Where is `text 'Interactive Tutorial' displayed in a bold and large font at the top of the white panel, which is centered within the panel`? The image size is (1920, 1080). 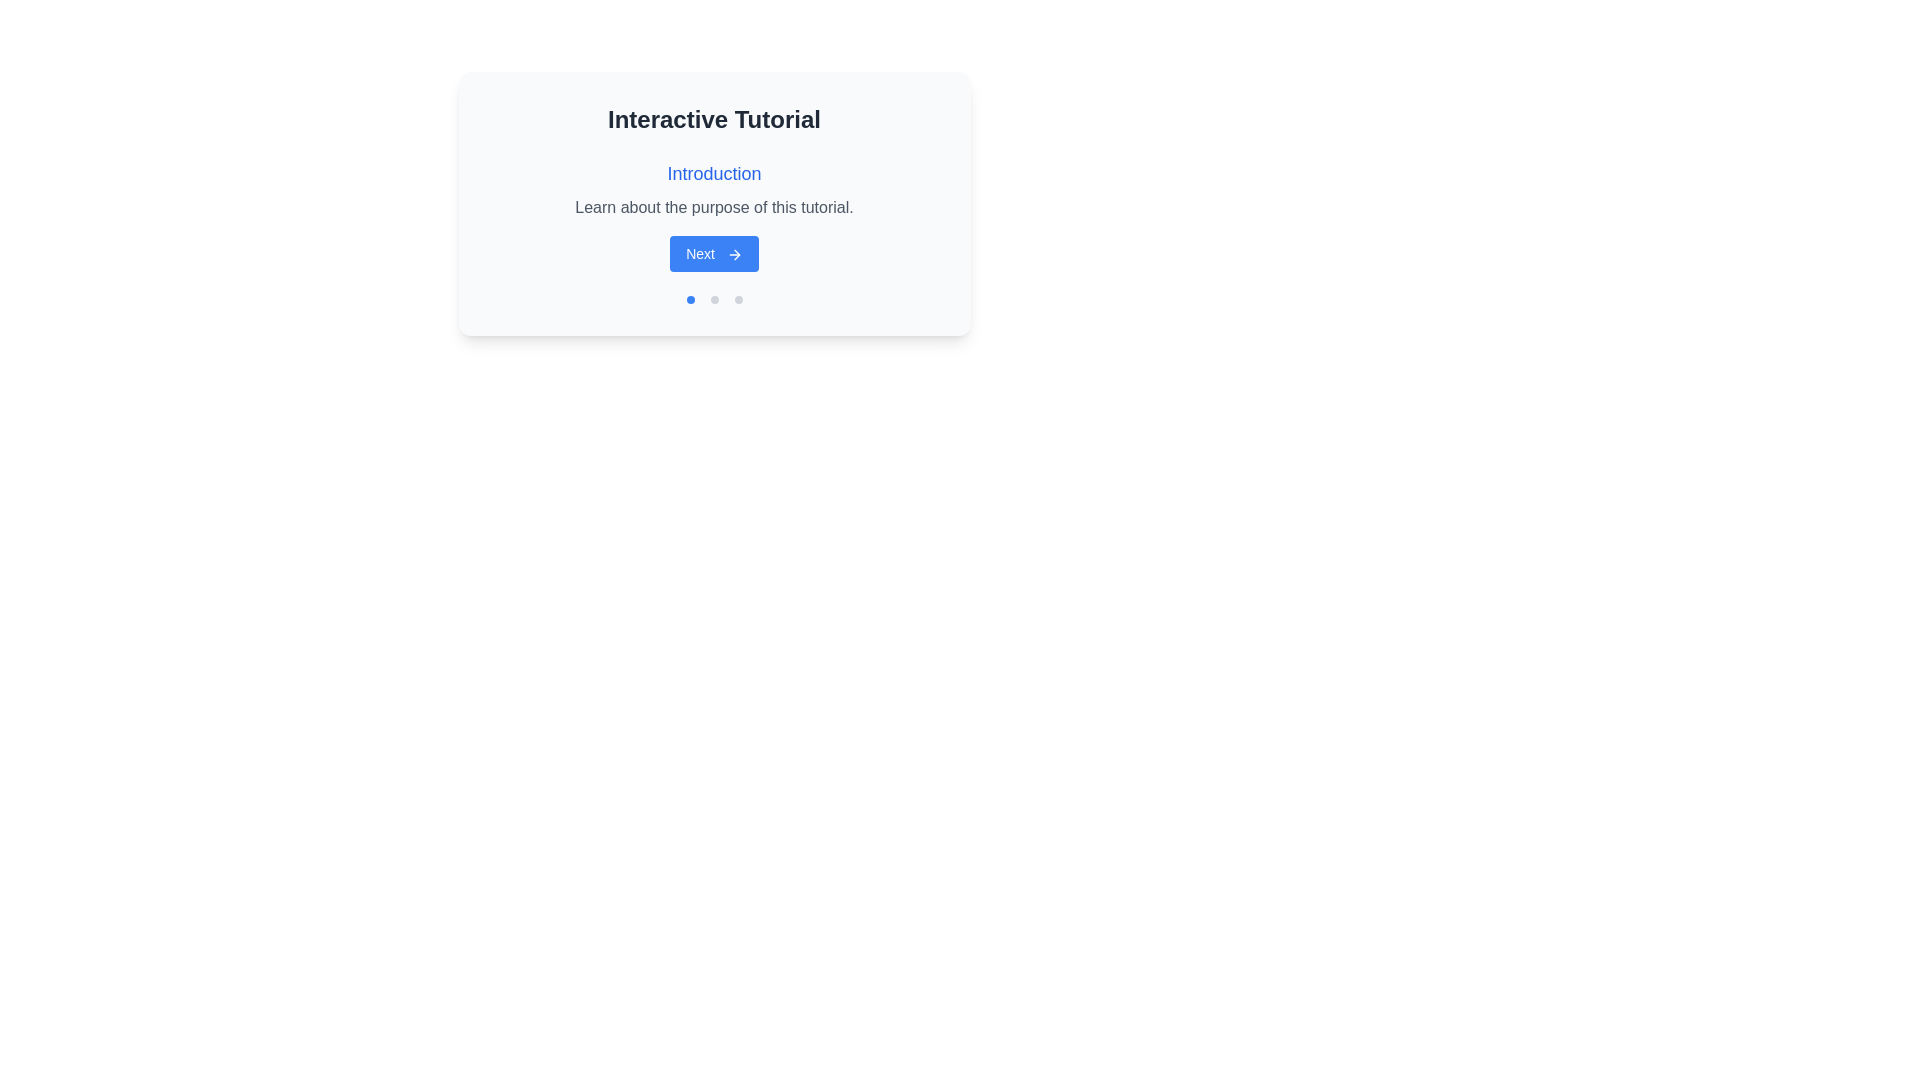 text 'Interactive Tutorial' displayed in a bold and large font at the top of the white panel, which is centered within the panel is located at coordinates (714, 119).